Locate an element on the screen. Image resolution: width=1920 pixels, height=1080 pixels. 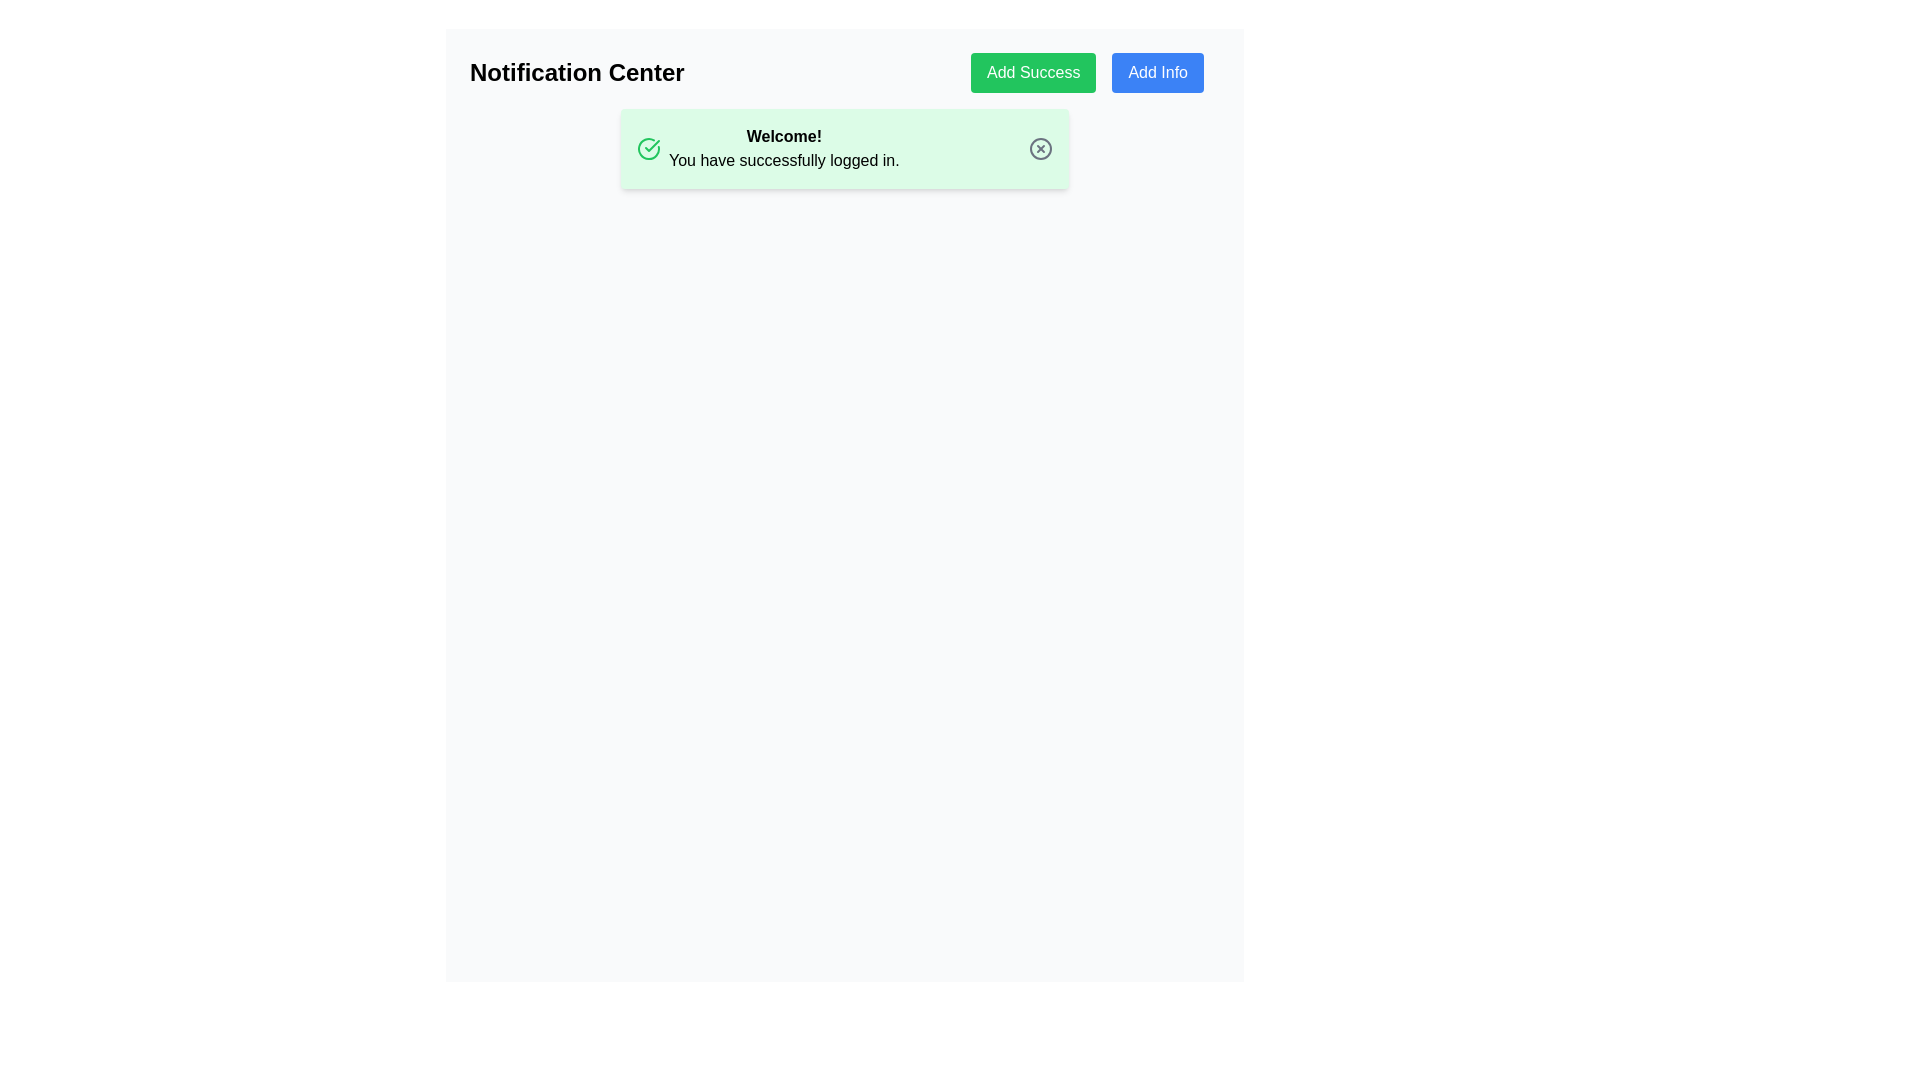
the success icon located in the upper-left corner of the success message box, which visually conveys a successful operation or completion is located at coordinates (648, 148).